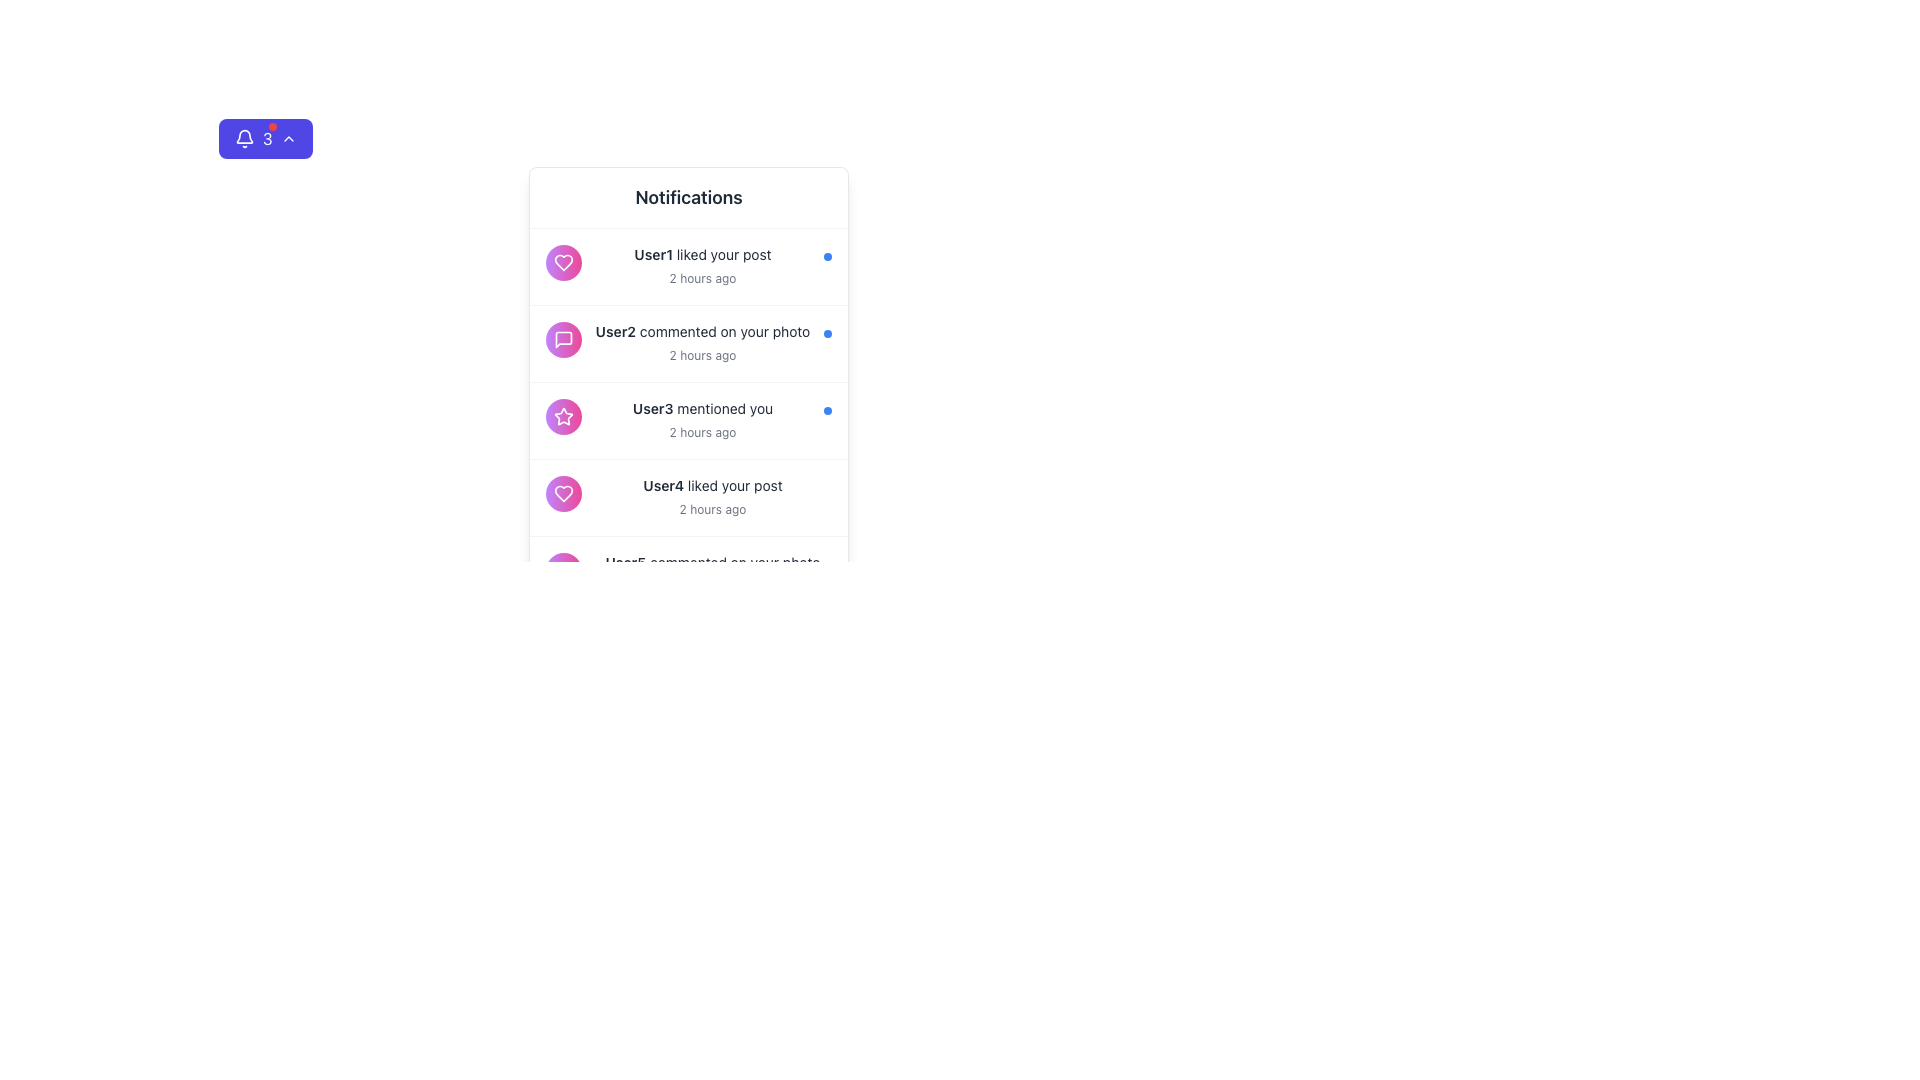 This screenshot has height=1080, width=1920. What do you see at coordinates (689, 265) in the screenshot?
I see `the first notification entry that informs the user that 'User1' liked their post` at bounding box center [689, 265].